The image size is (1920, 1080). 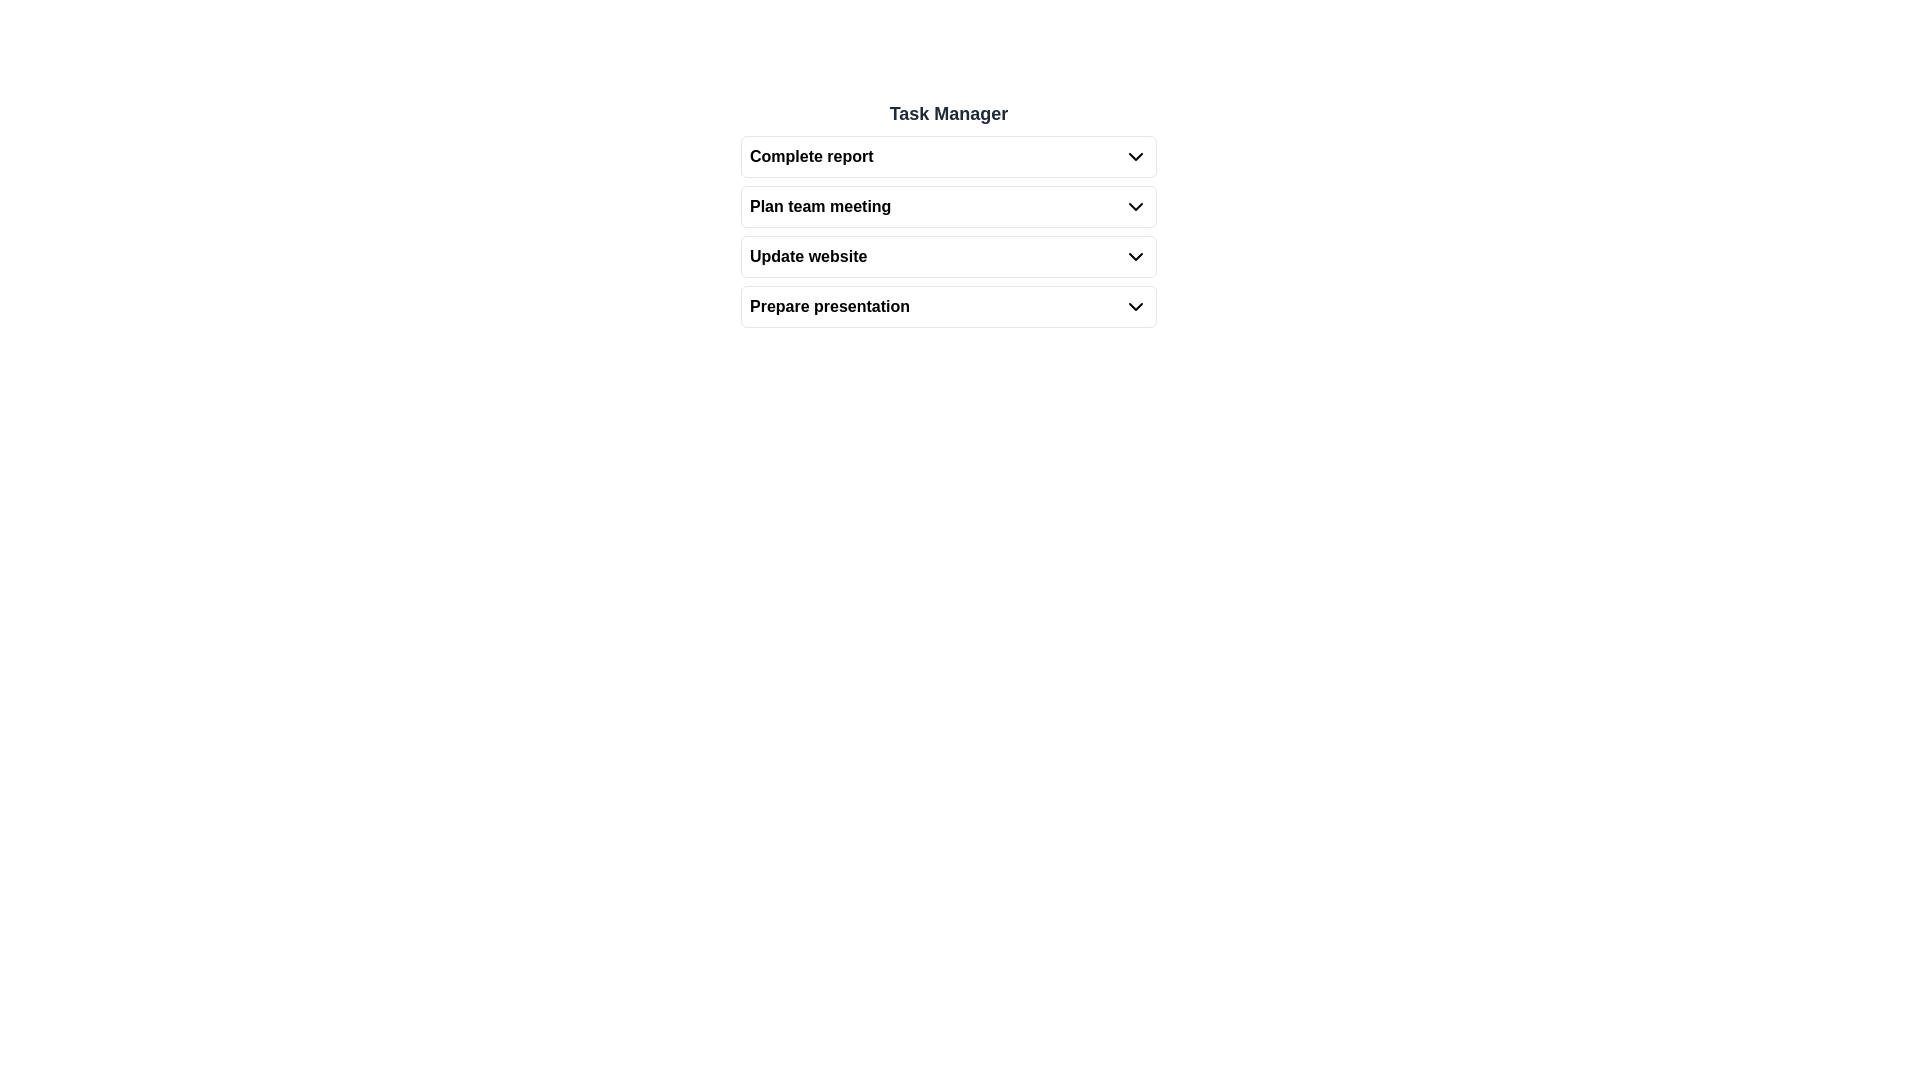 I want to click on the dropdown toggle icon, which is a minimalistic chevron pointing downwards located on the far-right side of the 'Update website' row in the Task Manager options list, so click(x=1136, y=256).